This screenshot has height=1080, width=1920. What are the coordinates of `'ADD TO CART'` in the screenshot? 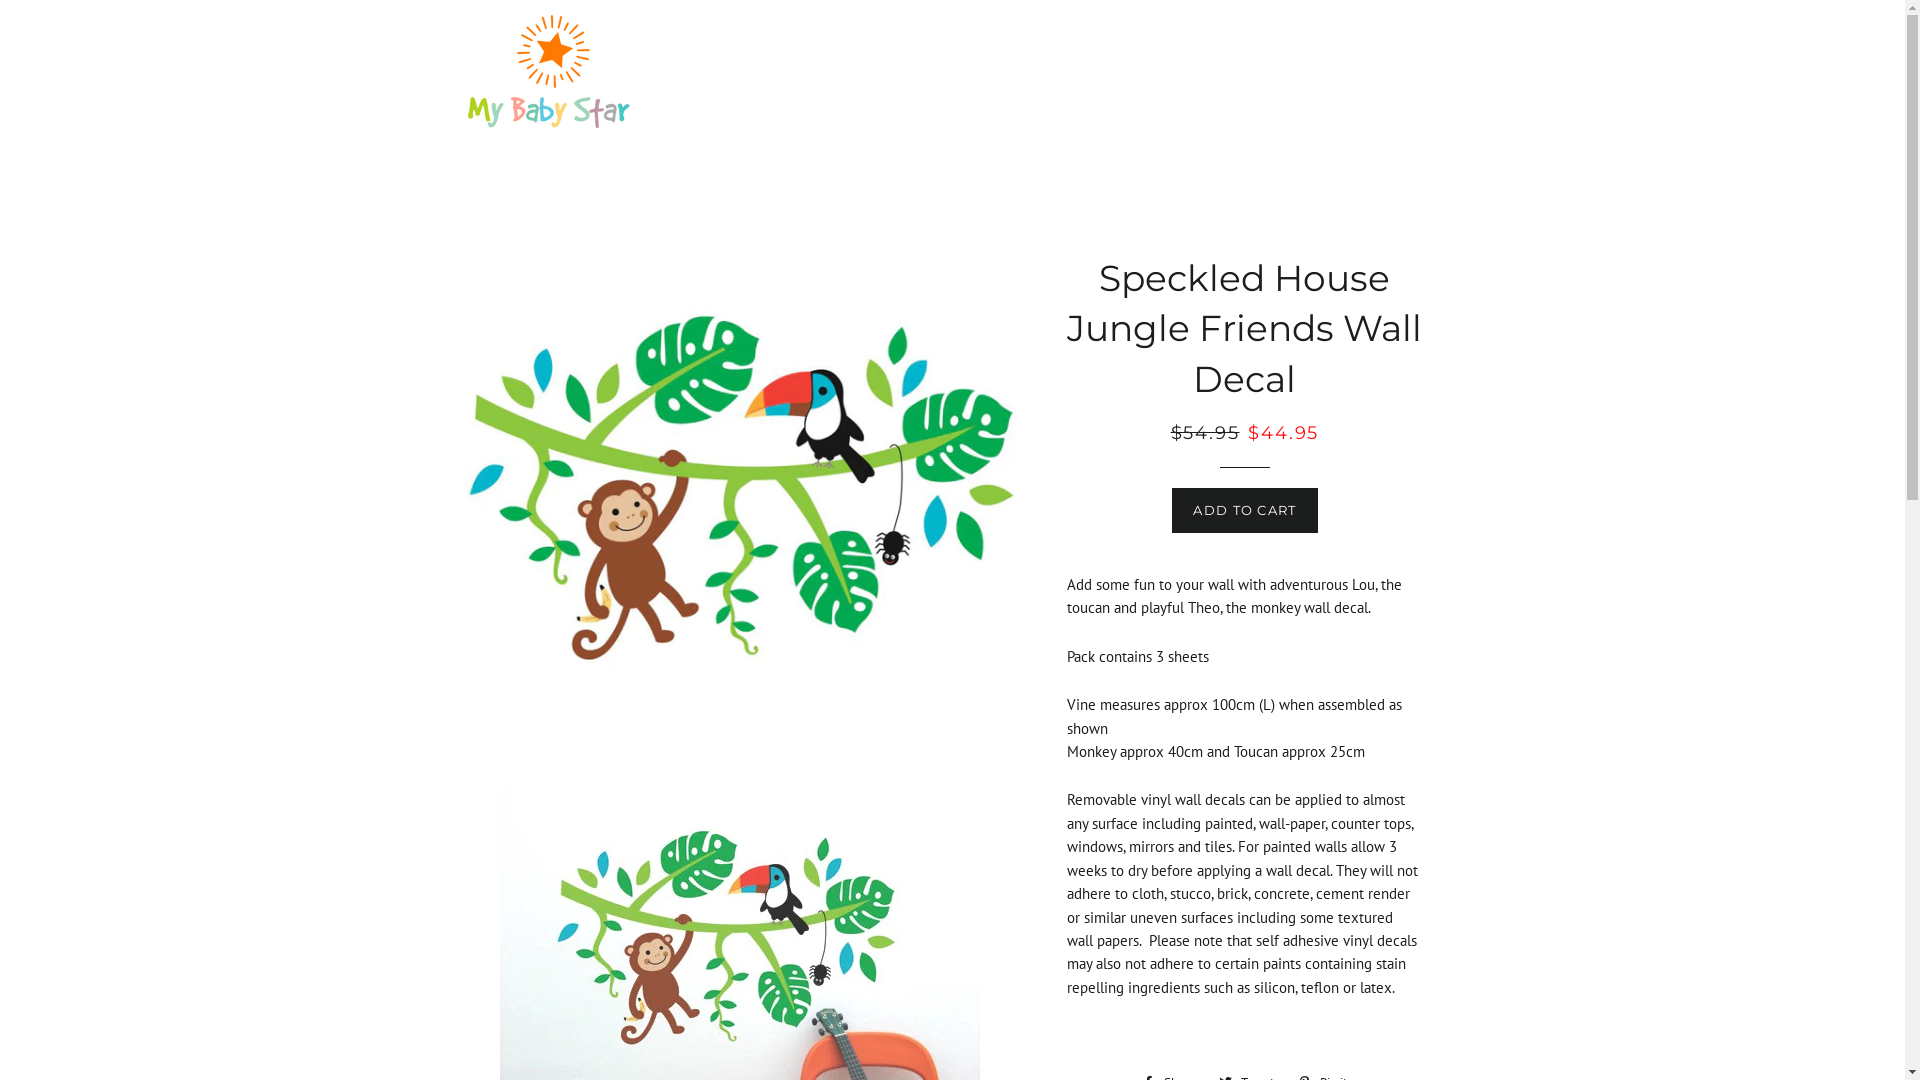 It's located at (1243, 508).